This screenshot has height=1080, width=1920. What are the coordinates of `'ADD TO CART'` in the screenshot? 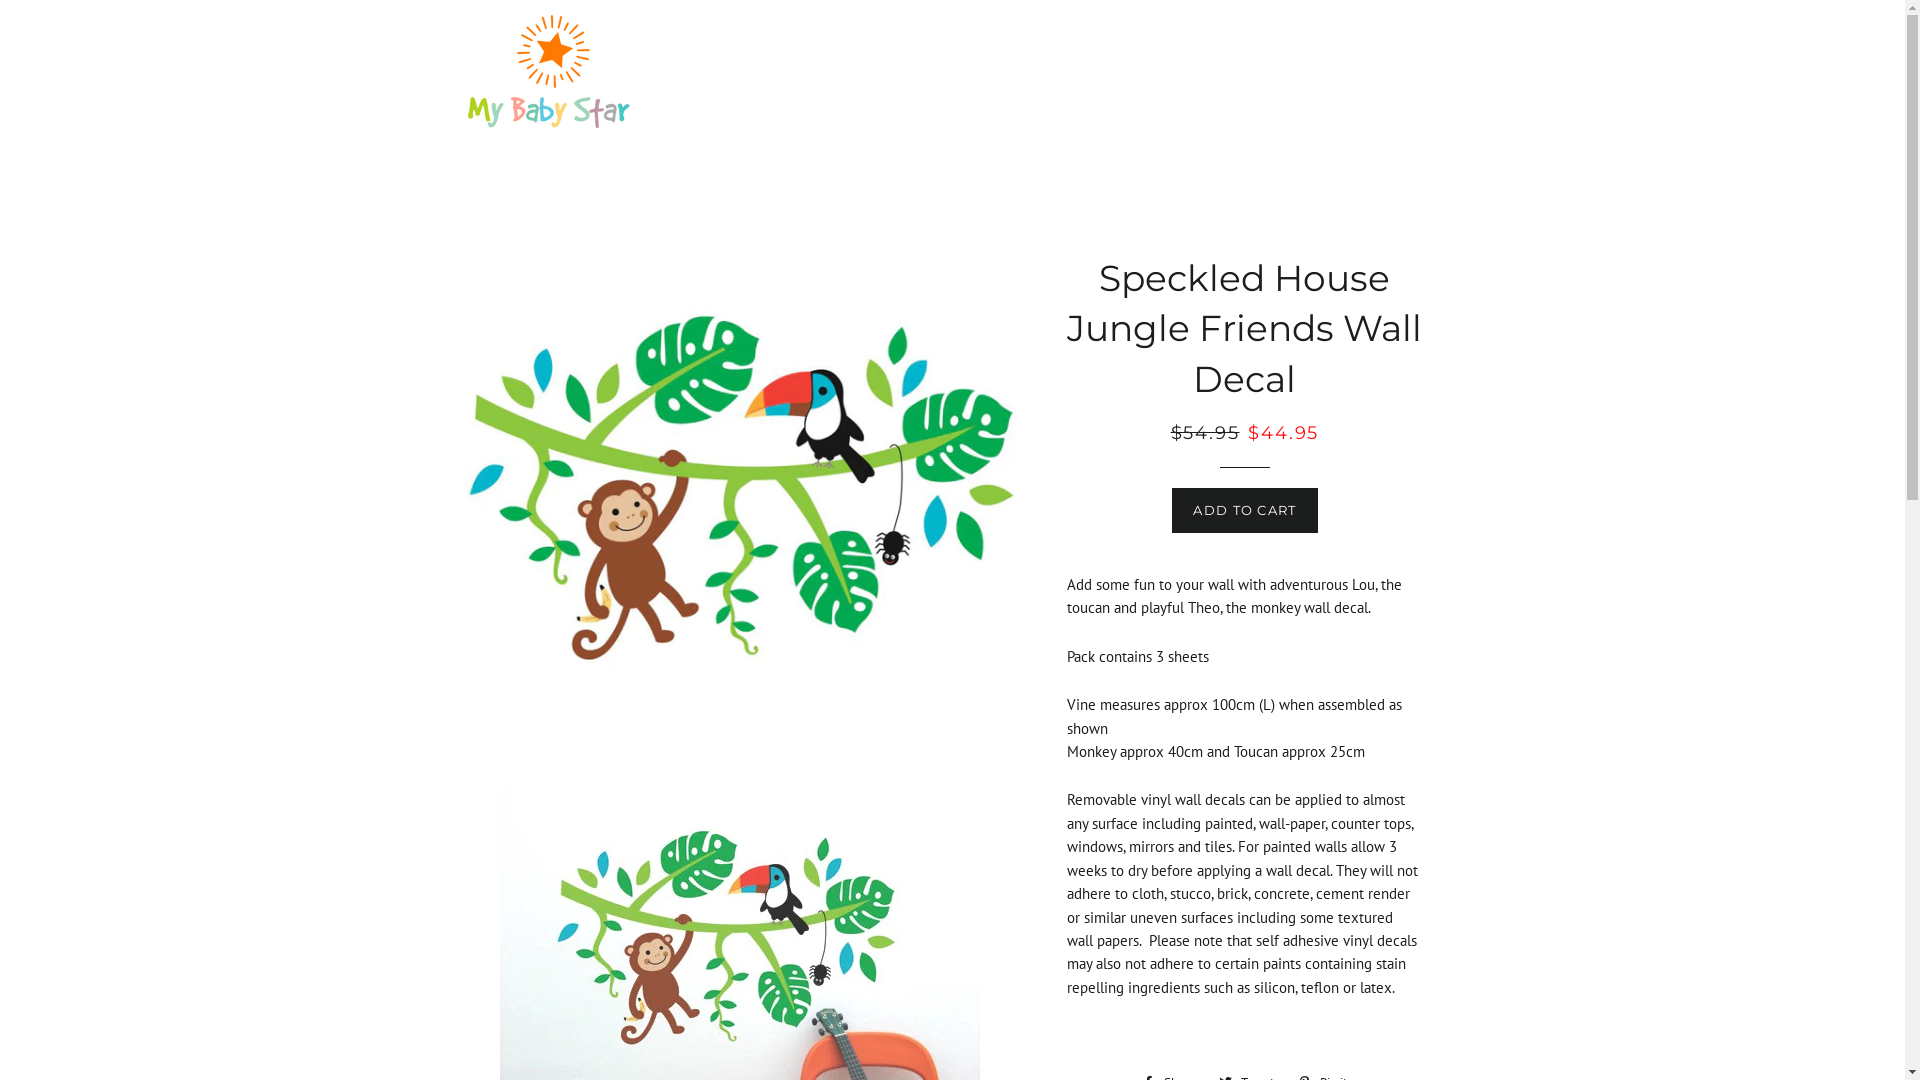 It's located at (1243, 508).